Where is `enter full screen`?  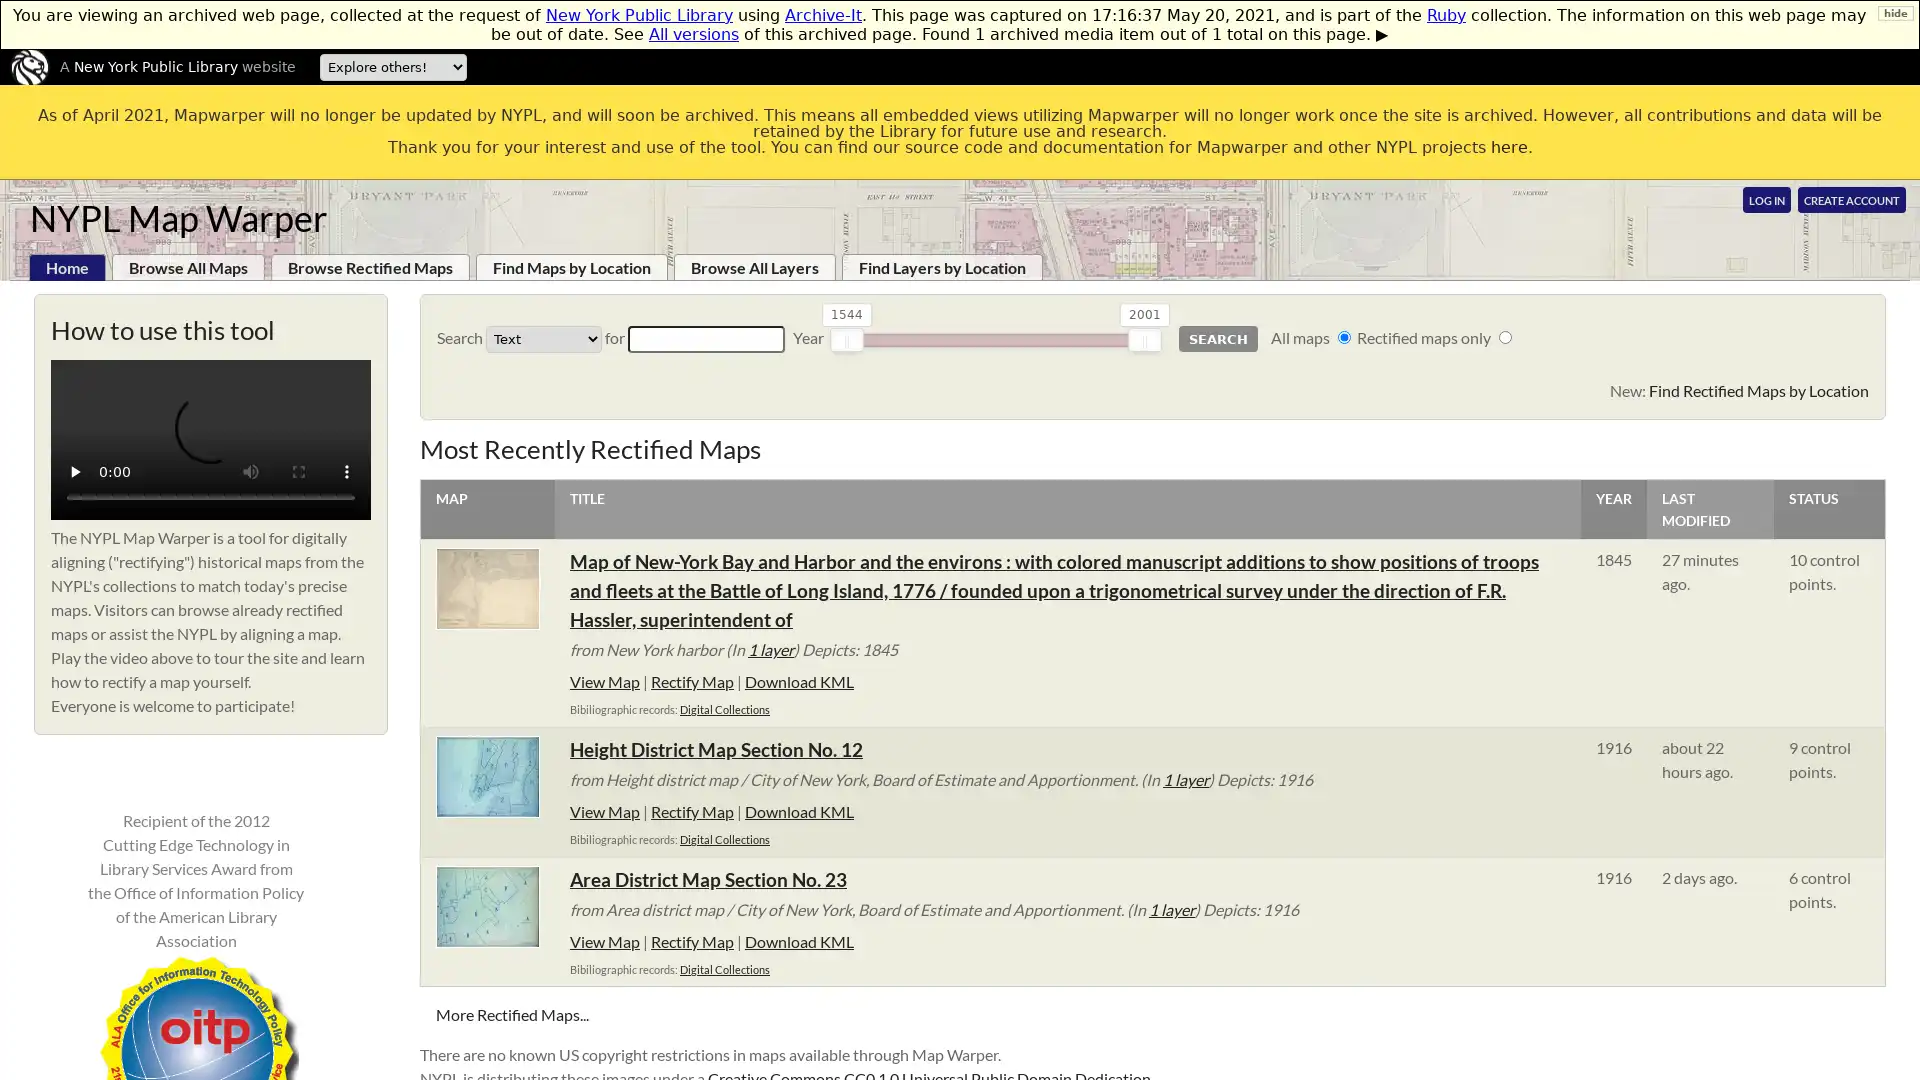 enter full screen is located at coordinates (297, 471).